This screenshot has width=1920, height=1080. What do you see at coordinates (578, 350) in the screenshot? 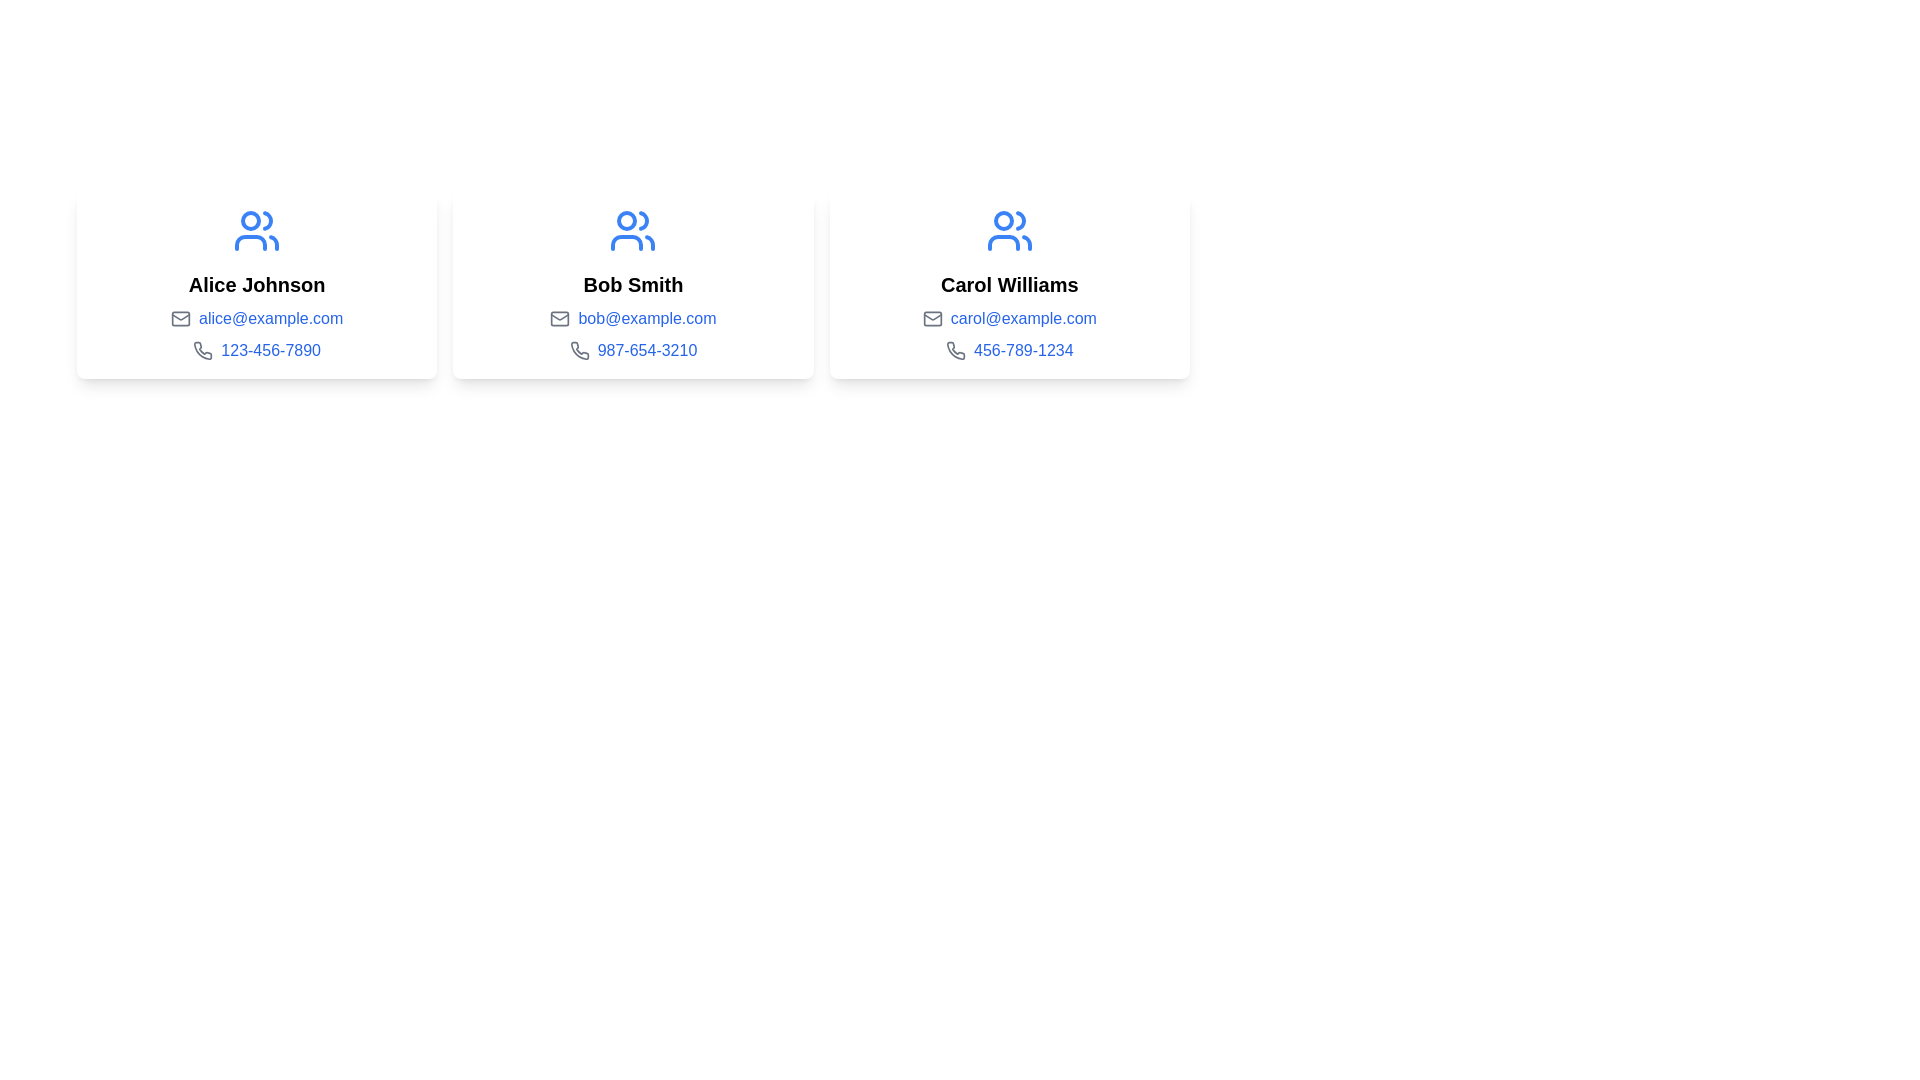
I see `the phone icon representing contact information for 'Bob Smith', located at the bottom of the card preceding the text '987-654-3210'` at bounding box center [578, 350].